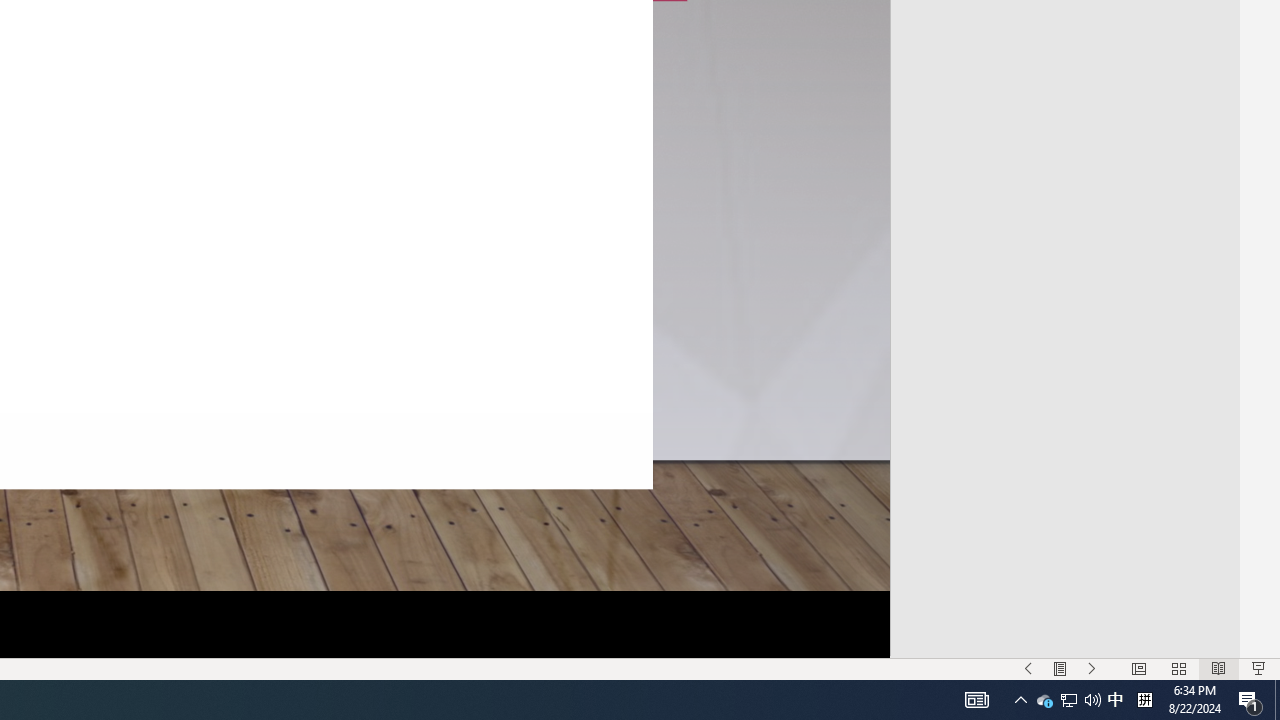 The width and height of the screenshot is (1280, 720). Describe the element at coordinates (1091, 669) in the screenshot. I see `'Slide Show Next On'` at that location.